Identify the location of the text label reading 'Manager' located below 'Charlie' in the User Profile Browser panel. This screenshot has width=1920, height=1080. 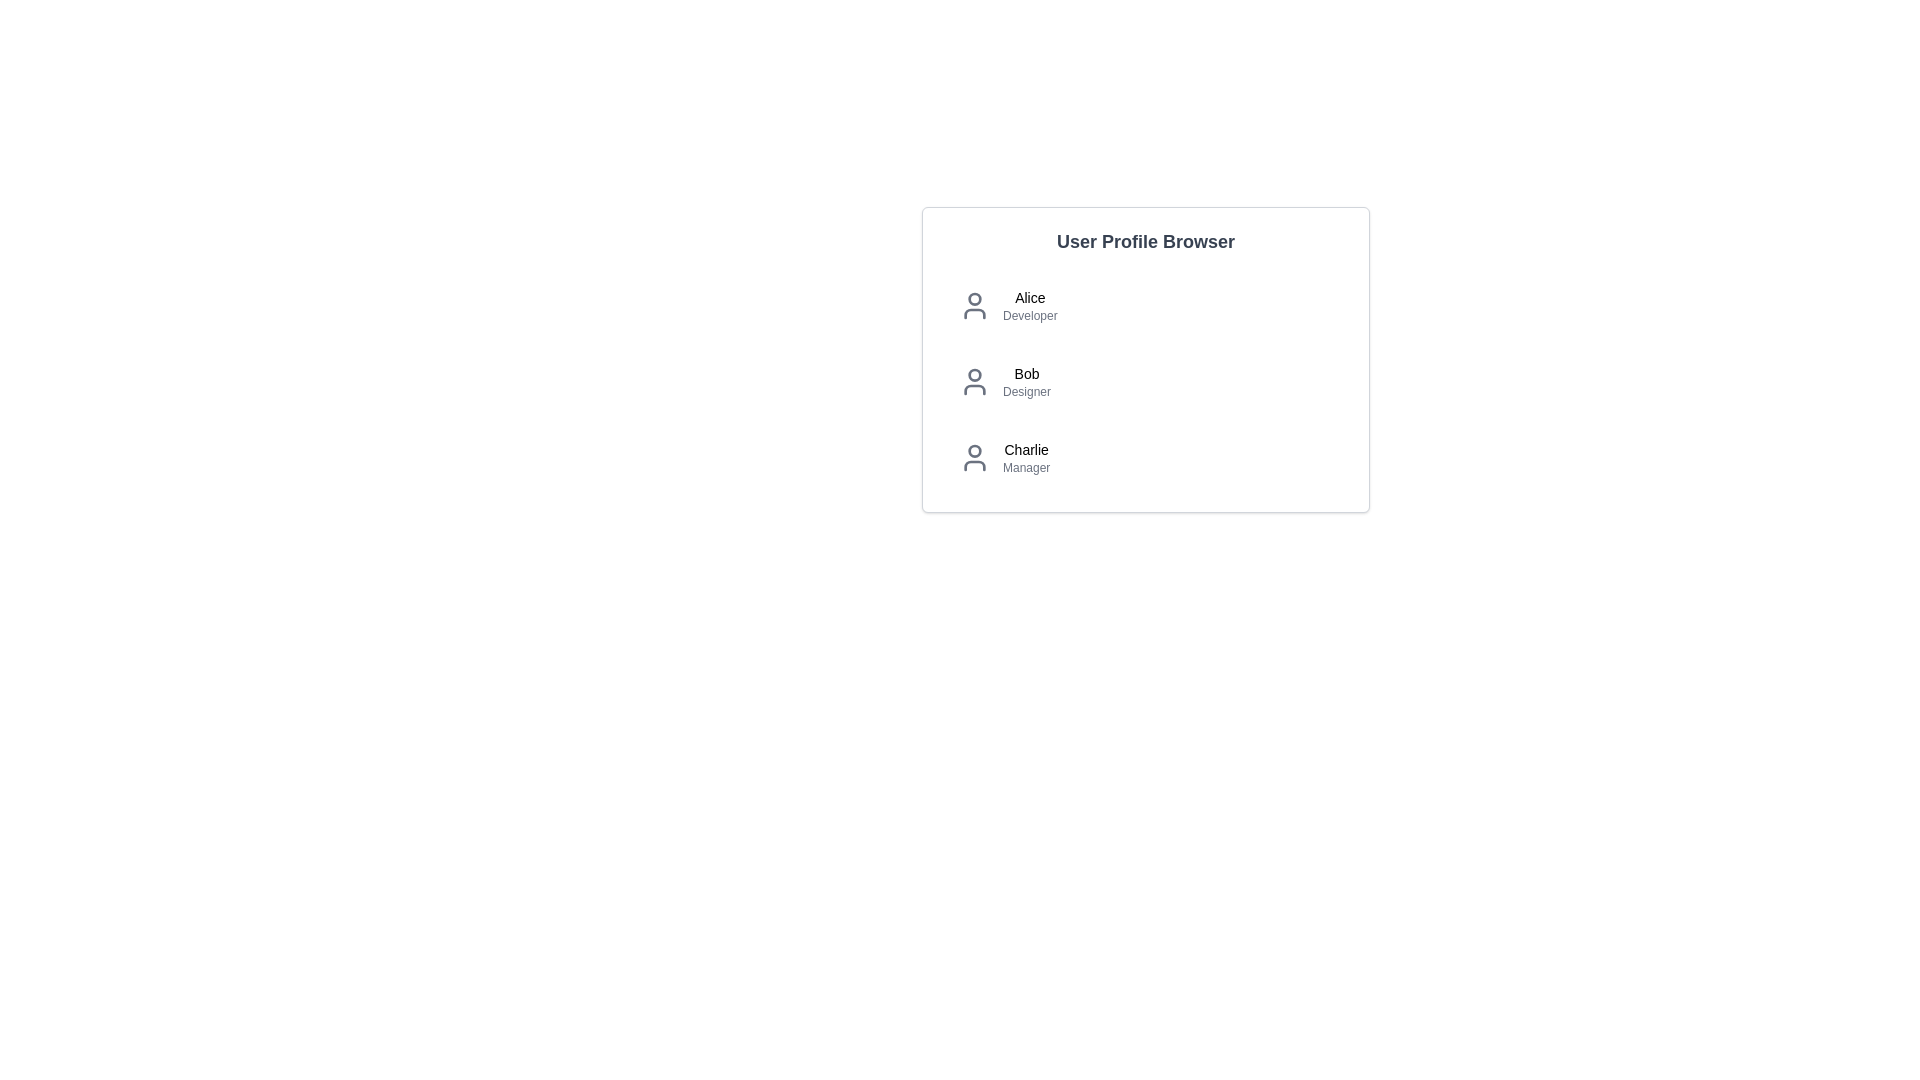
(1026, 467).